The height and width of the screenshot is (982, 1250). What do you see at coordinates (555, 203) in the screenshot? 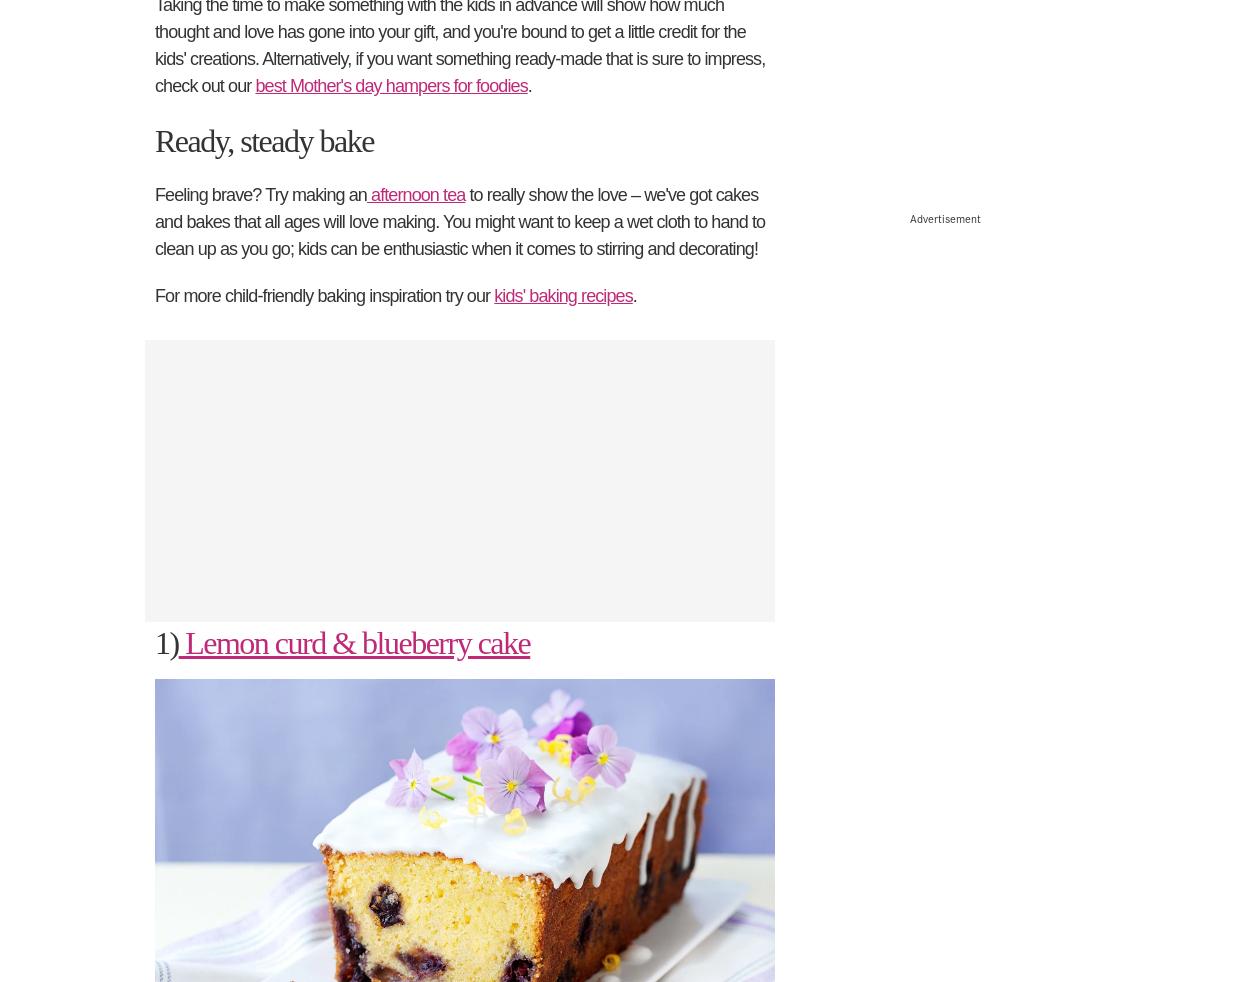
I see `'528 ratings'` at bounding box center [555, 203].